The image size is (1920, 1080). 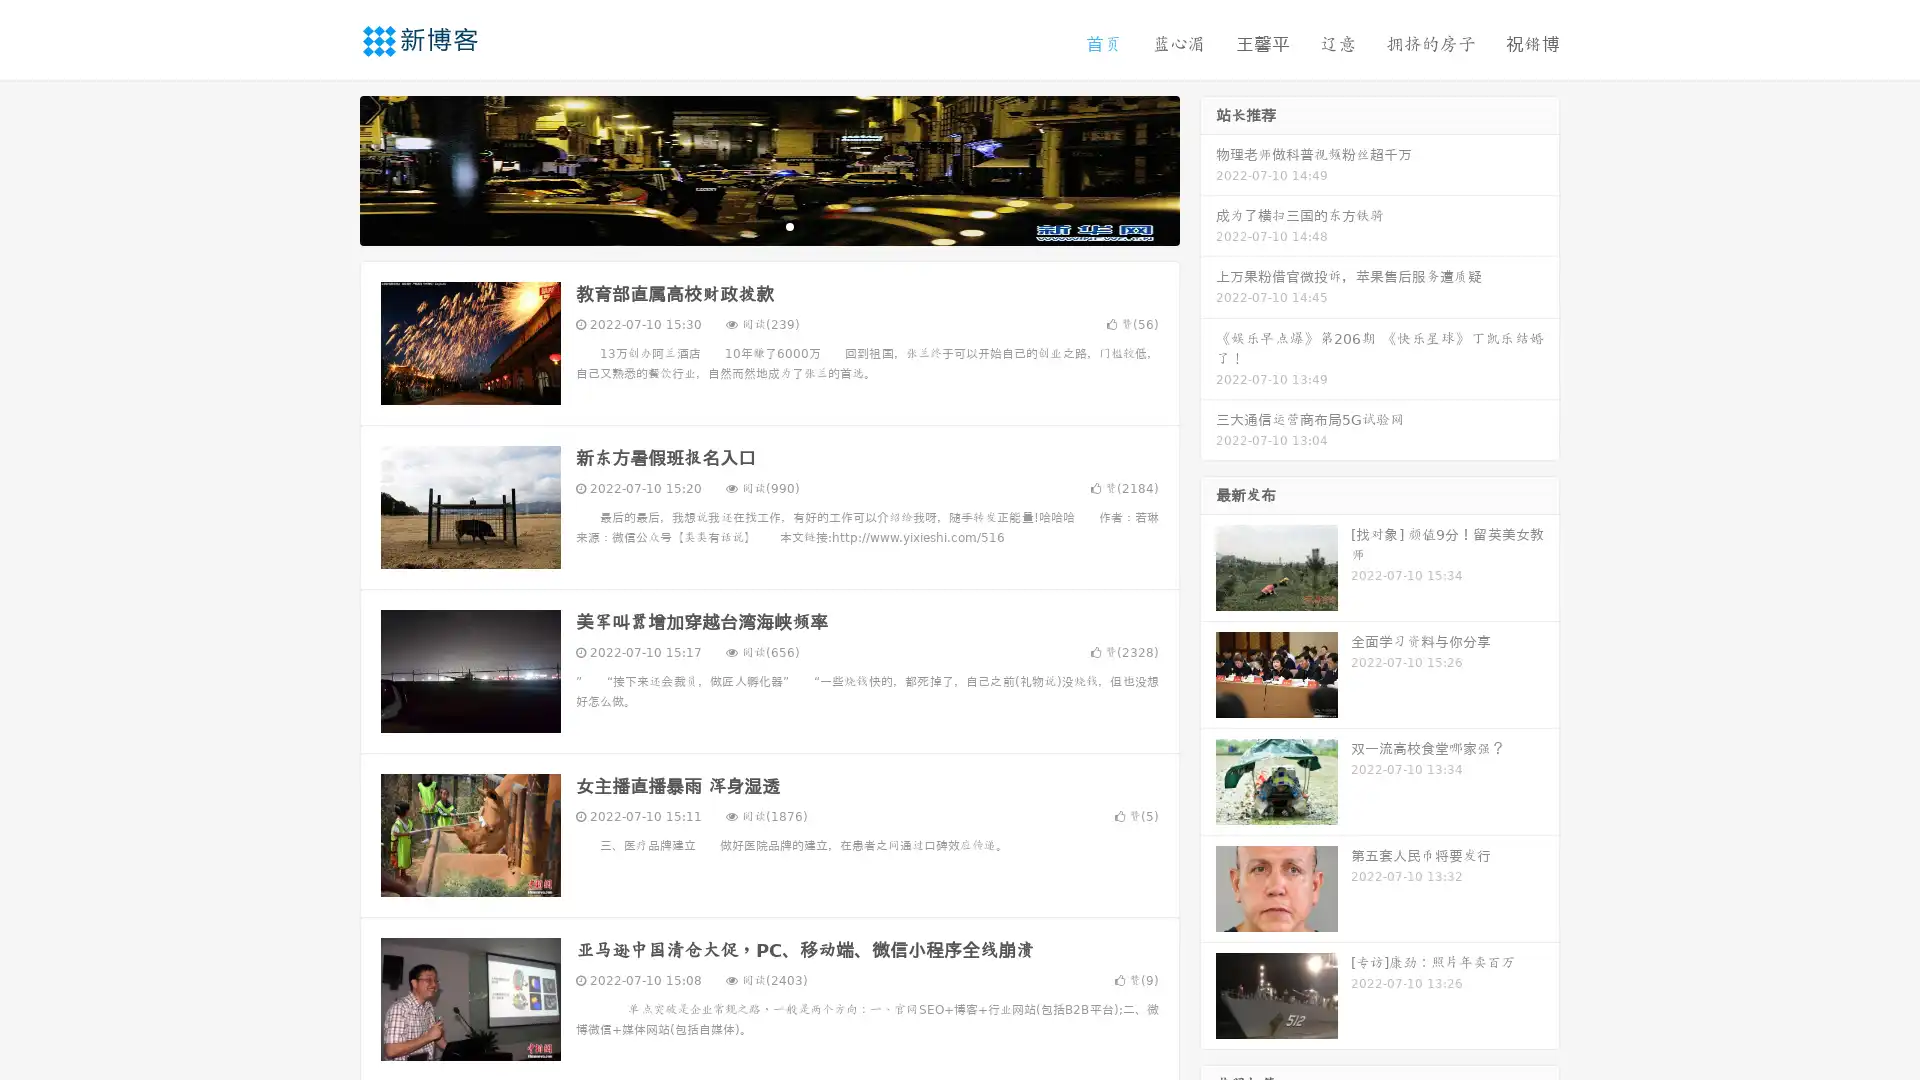 What do you see at coordinates (789, 225) in the screenshot?
I see `Go to slide 3` at bounding box center [789, 225].